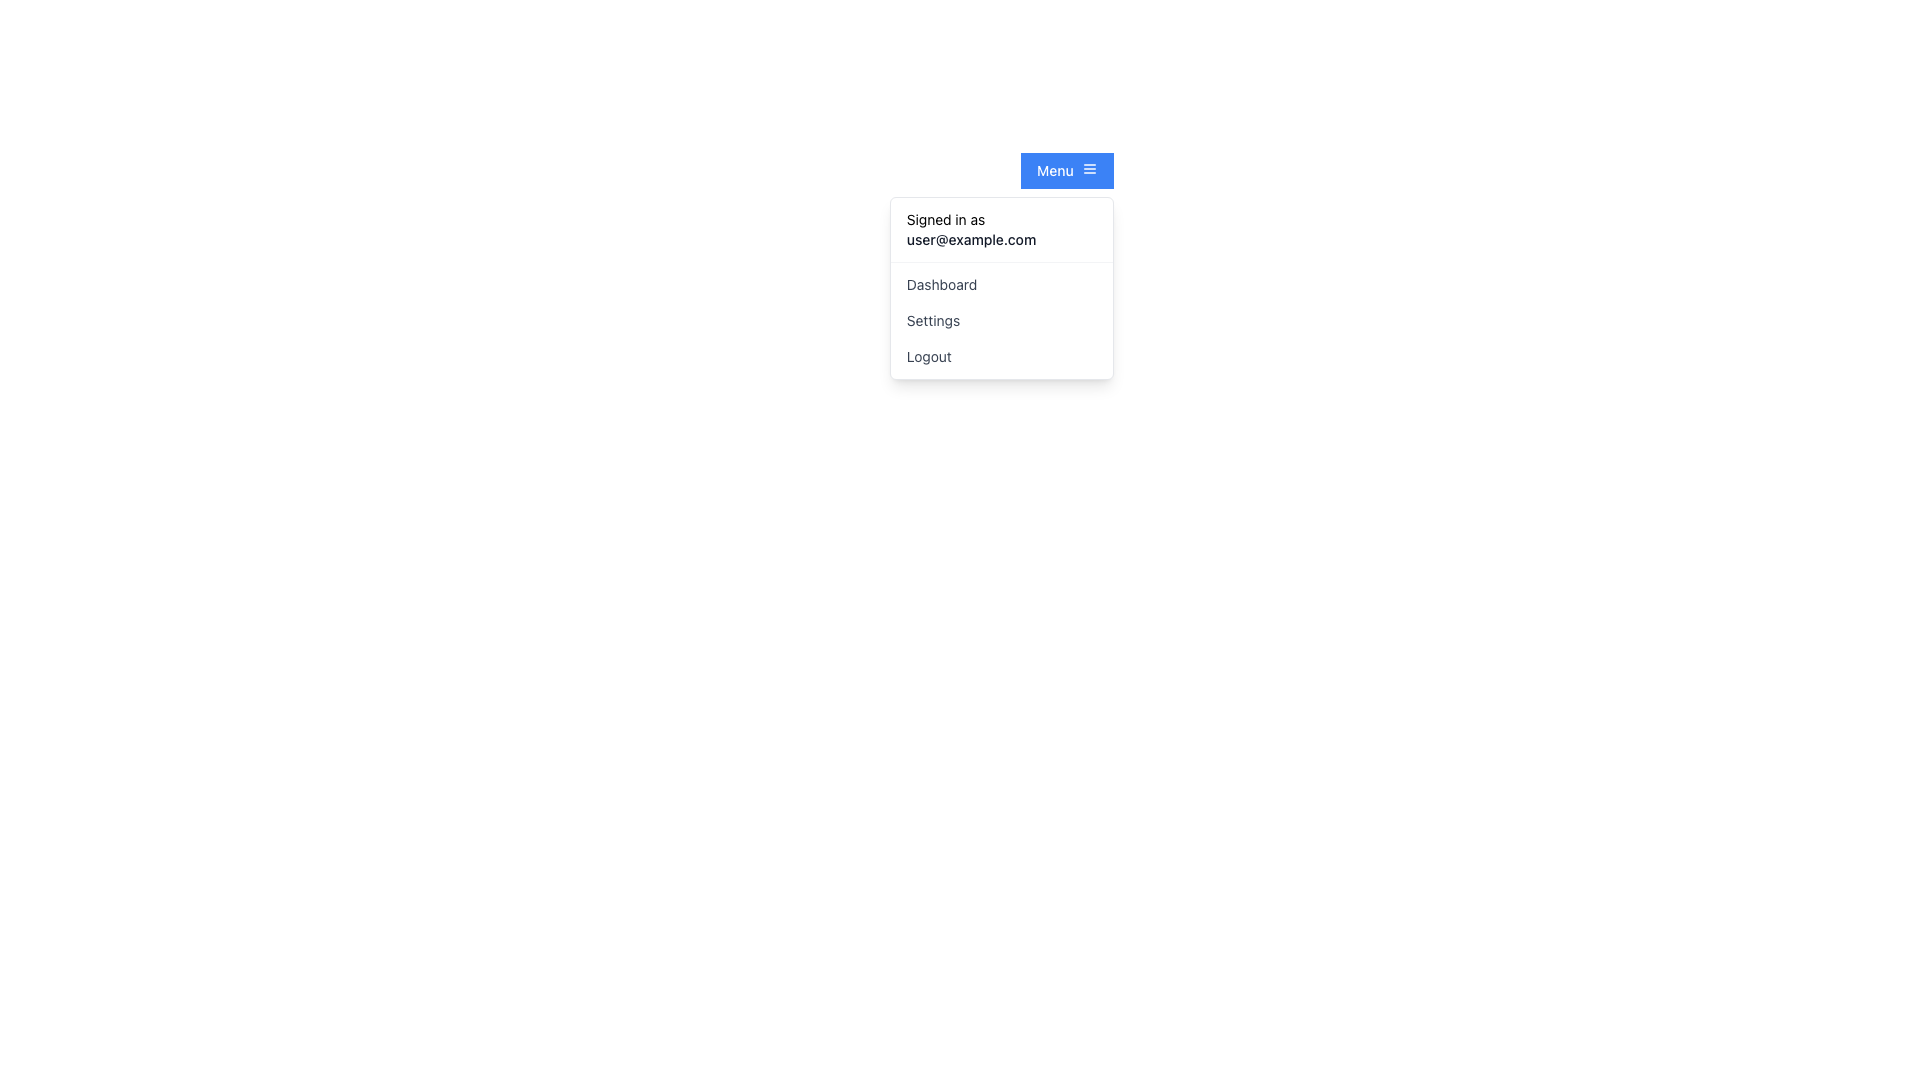 This screenshot has height=1080, width=1920. What do you see at coordinates (1001, 238) in the screenshot?
I see `the static text display element that shows the email address, located in the top-right dropdown menu, below the label 'Signed in as.'` at bounding box center [1001, 238].